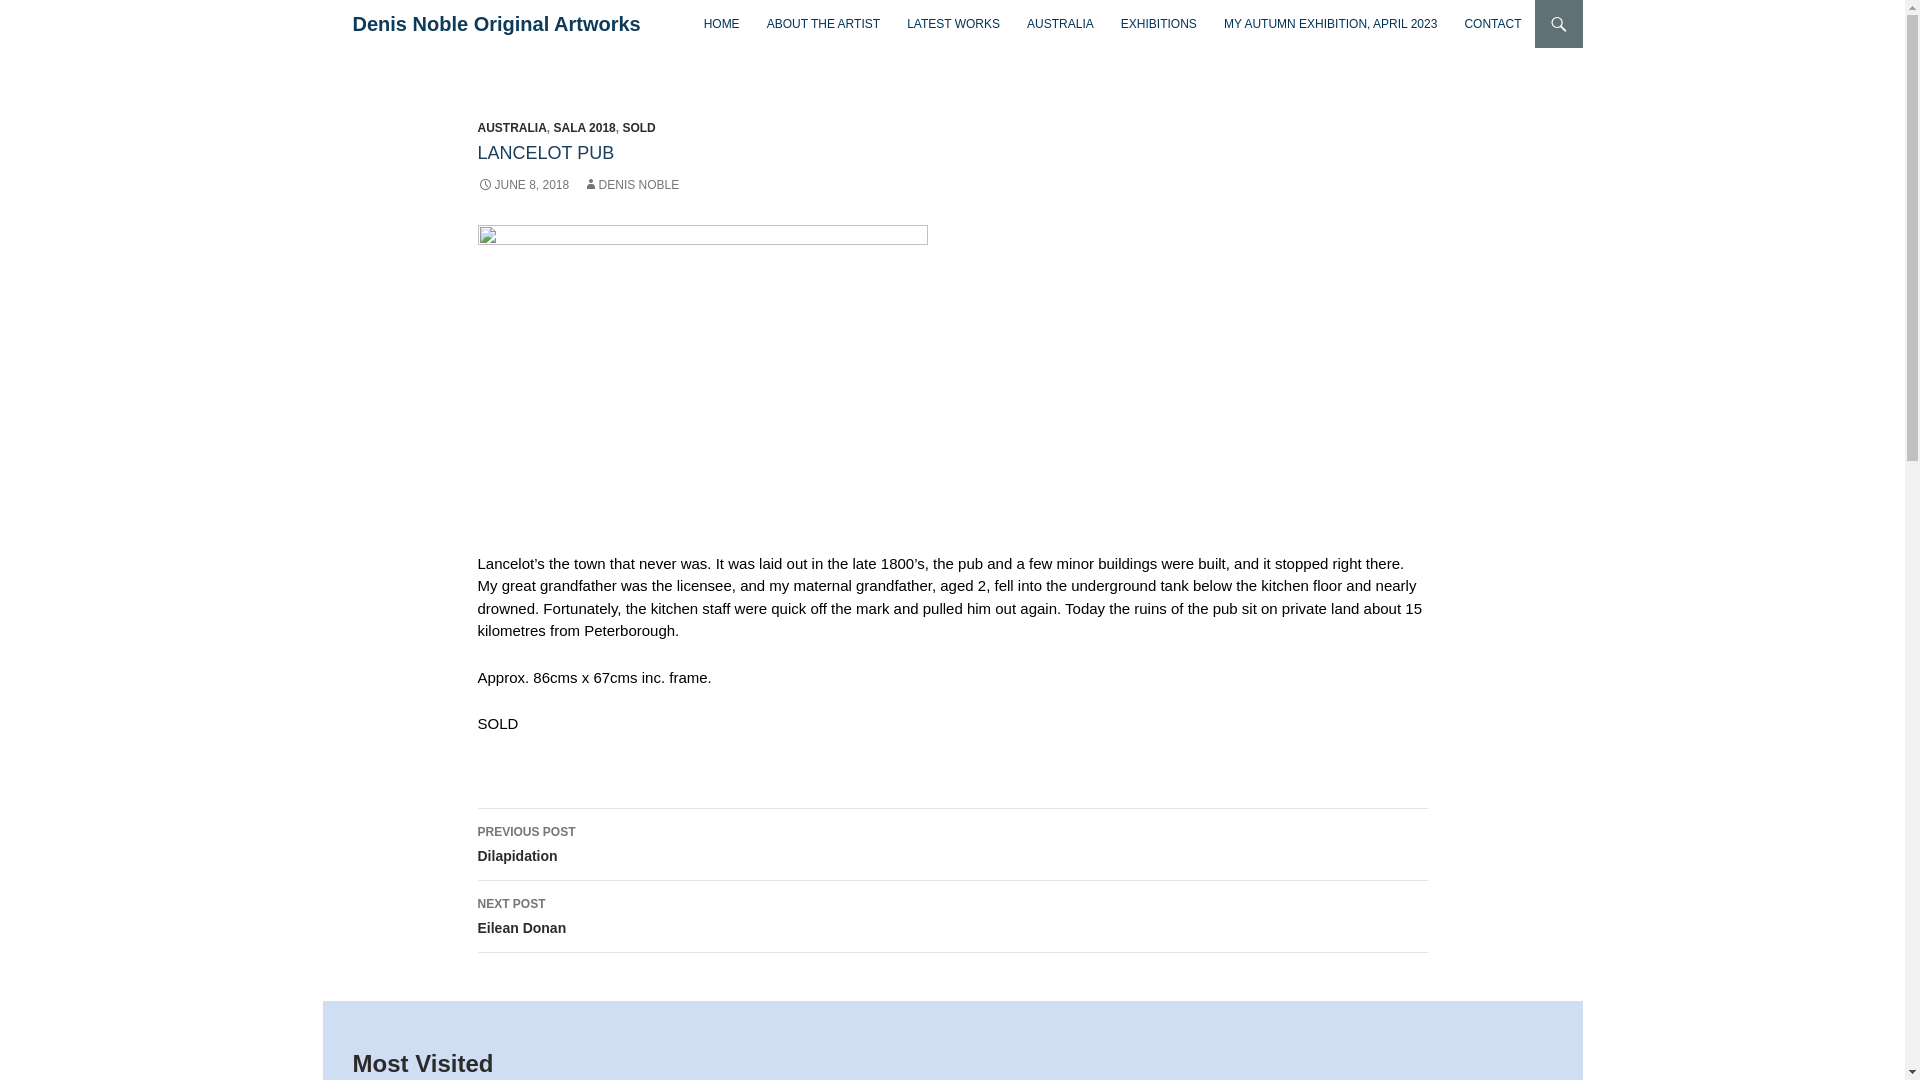 The width and height of the screenshot is (1920, 1080). I want to click on 'MY AUTUMN EXHIBITION, APRIL 2023', so click(1330, 23).